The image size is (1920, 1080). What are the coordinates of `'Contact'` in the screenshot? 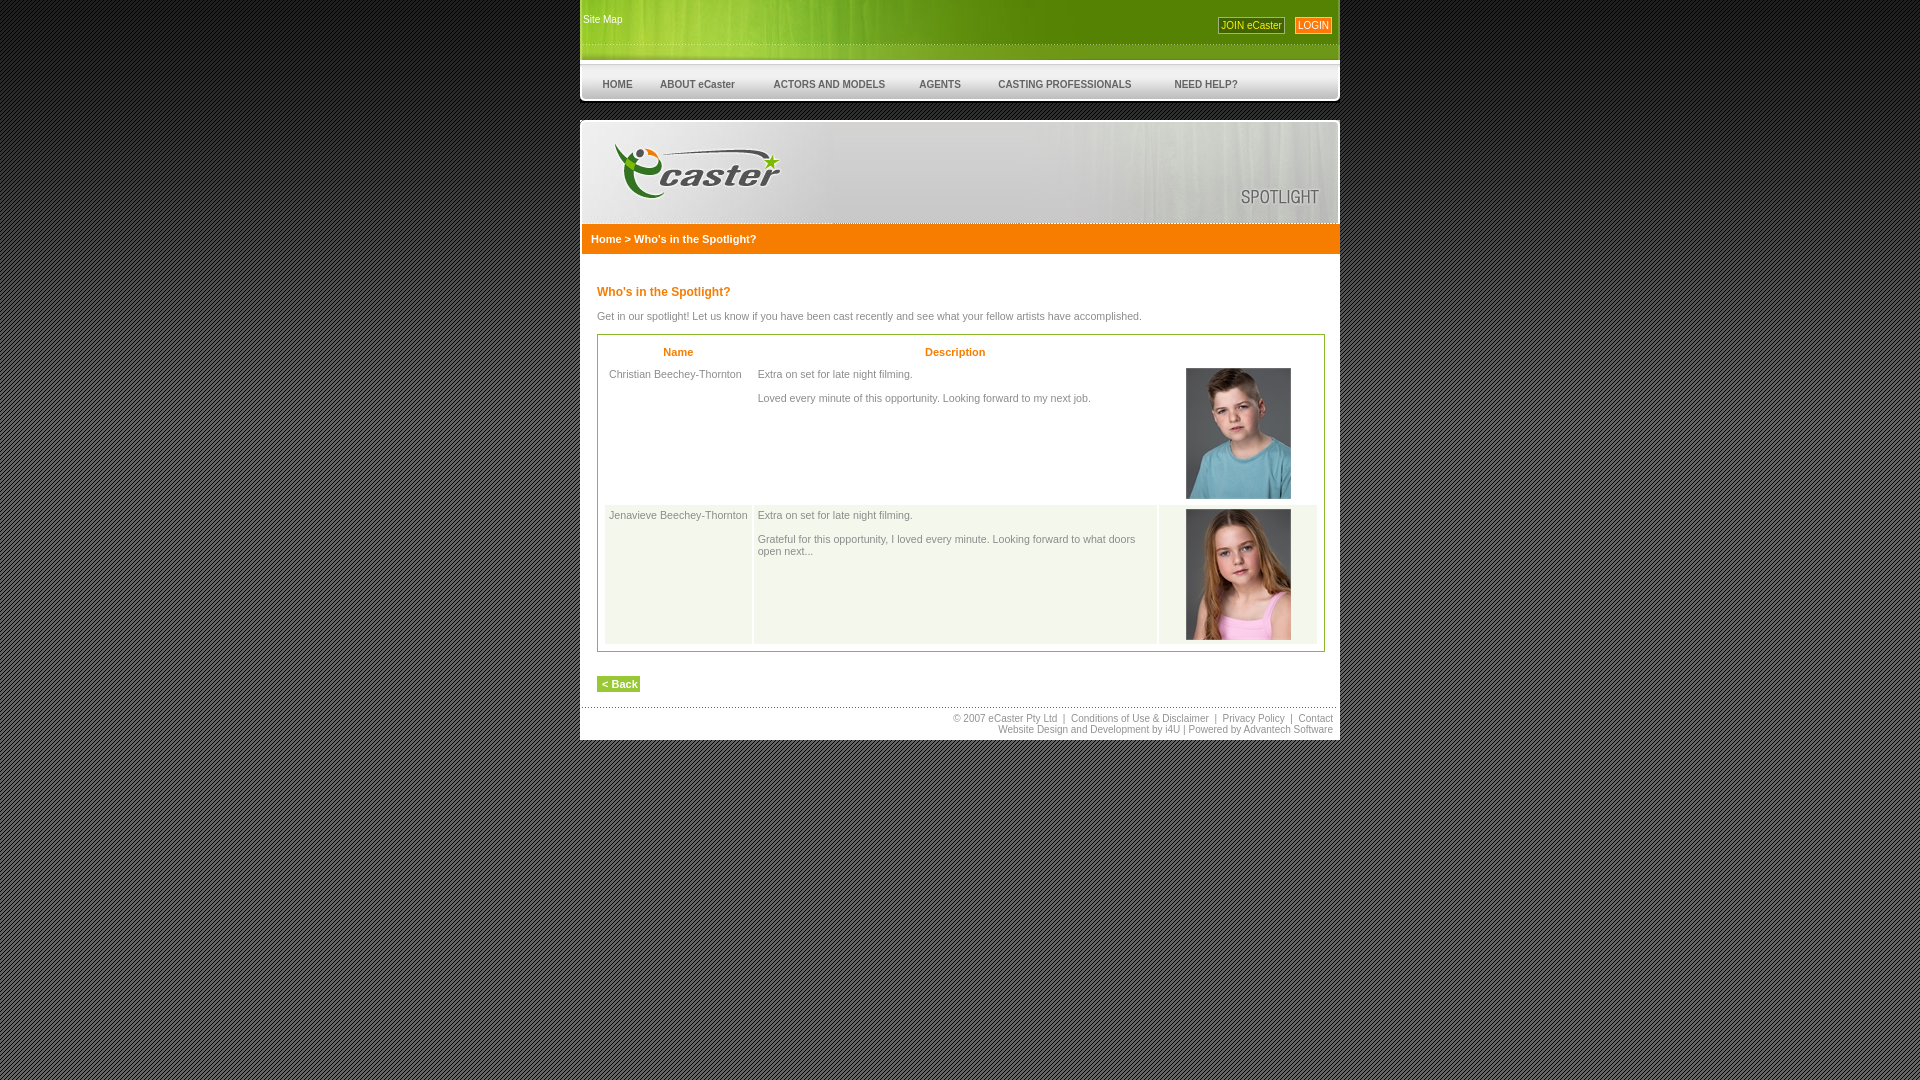 It's located at (1315, 717).